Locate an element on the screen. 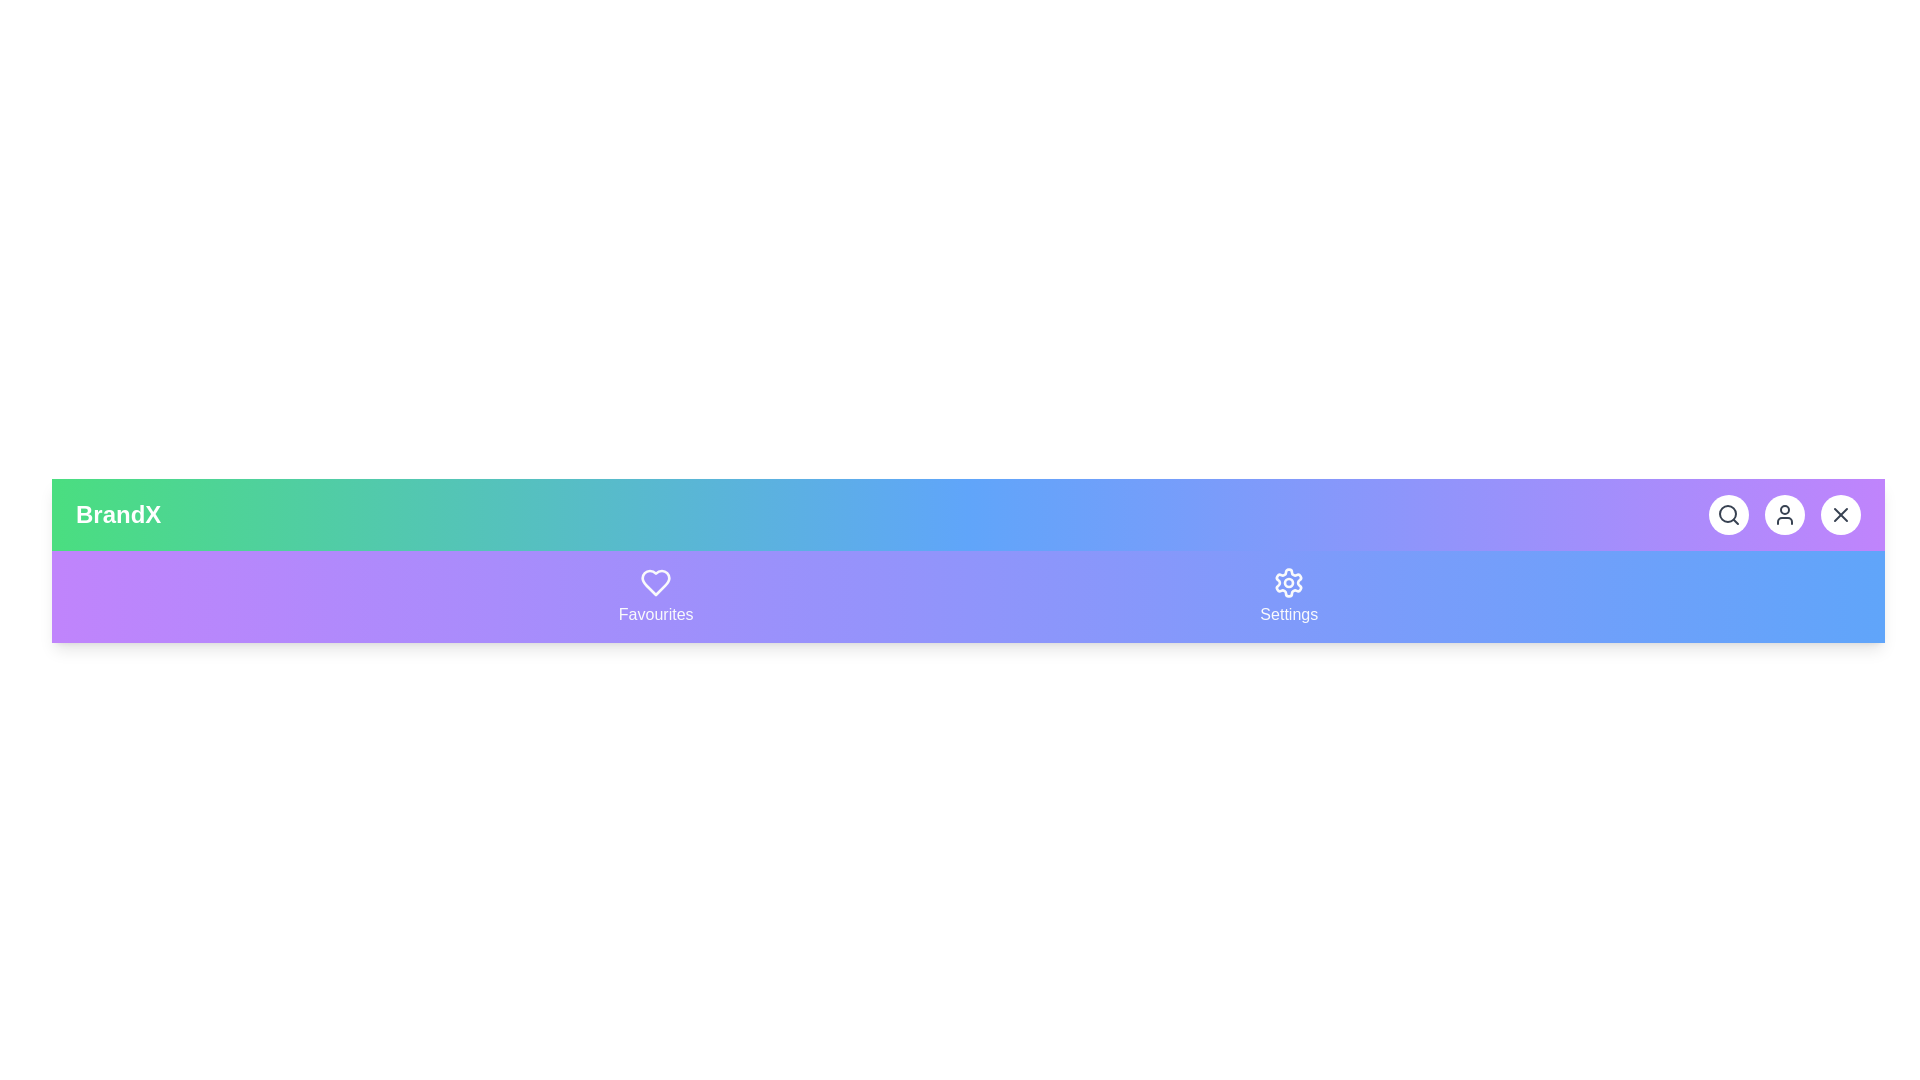  the search button is located at coordinates (1727, 514).